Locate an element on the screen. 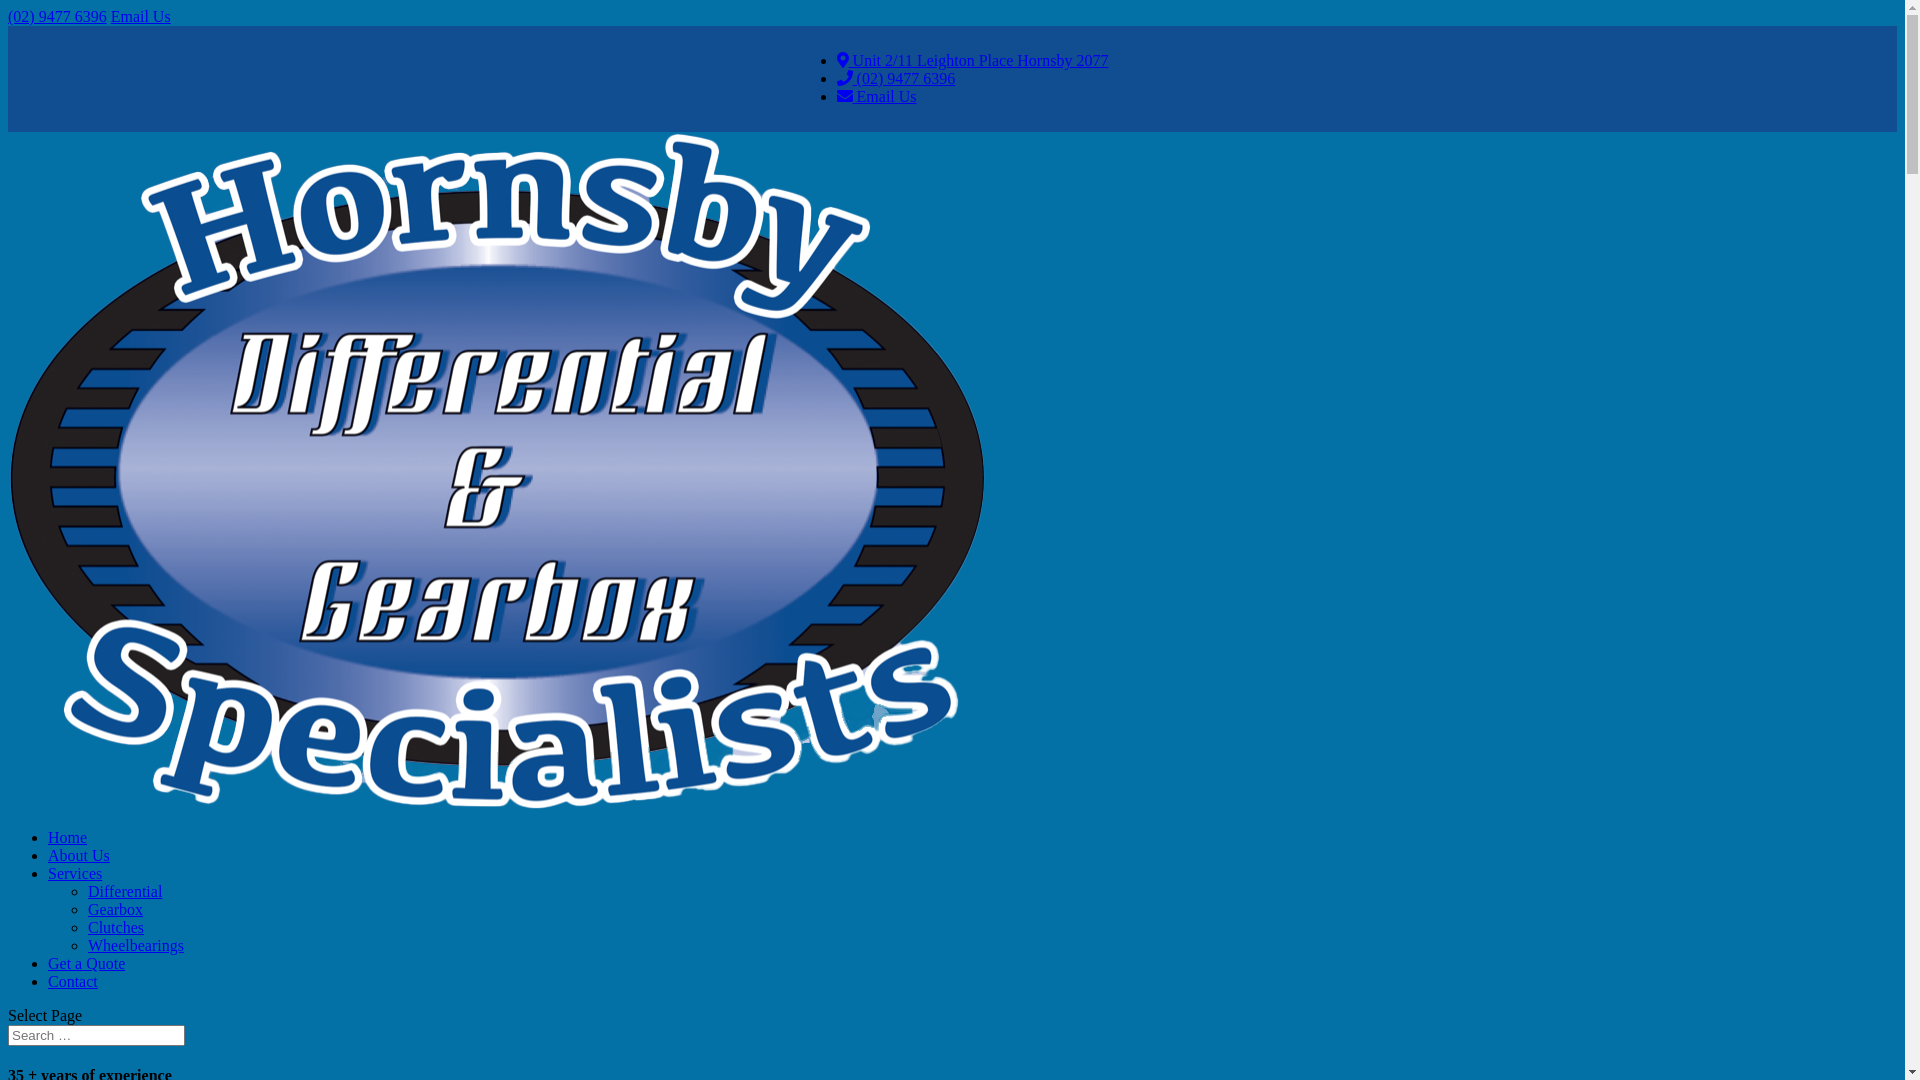  'Unit 2/11 Leighton Place Hornsby 2077' is located at coordinates (973, 59).